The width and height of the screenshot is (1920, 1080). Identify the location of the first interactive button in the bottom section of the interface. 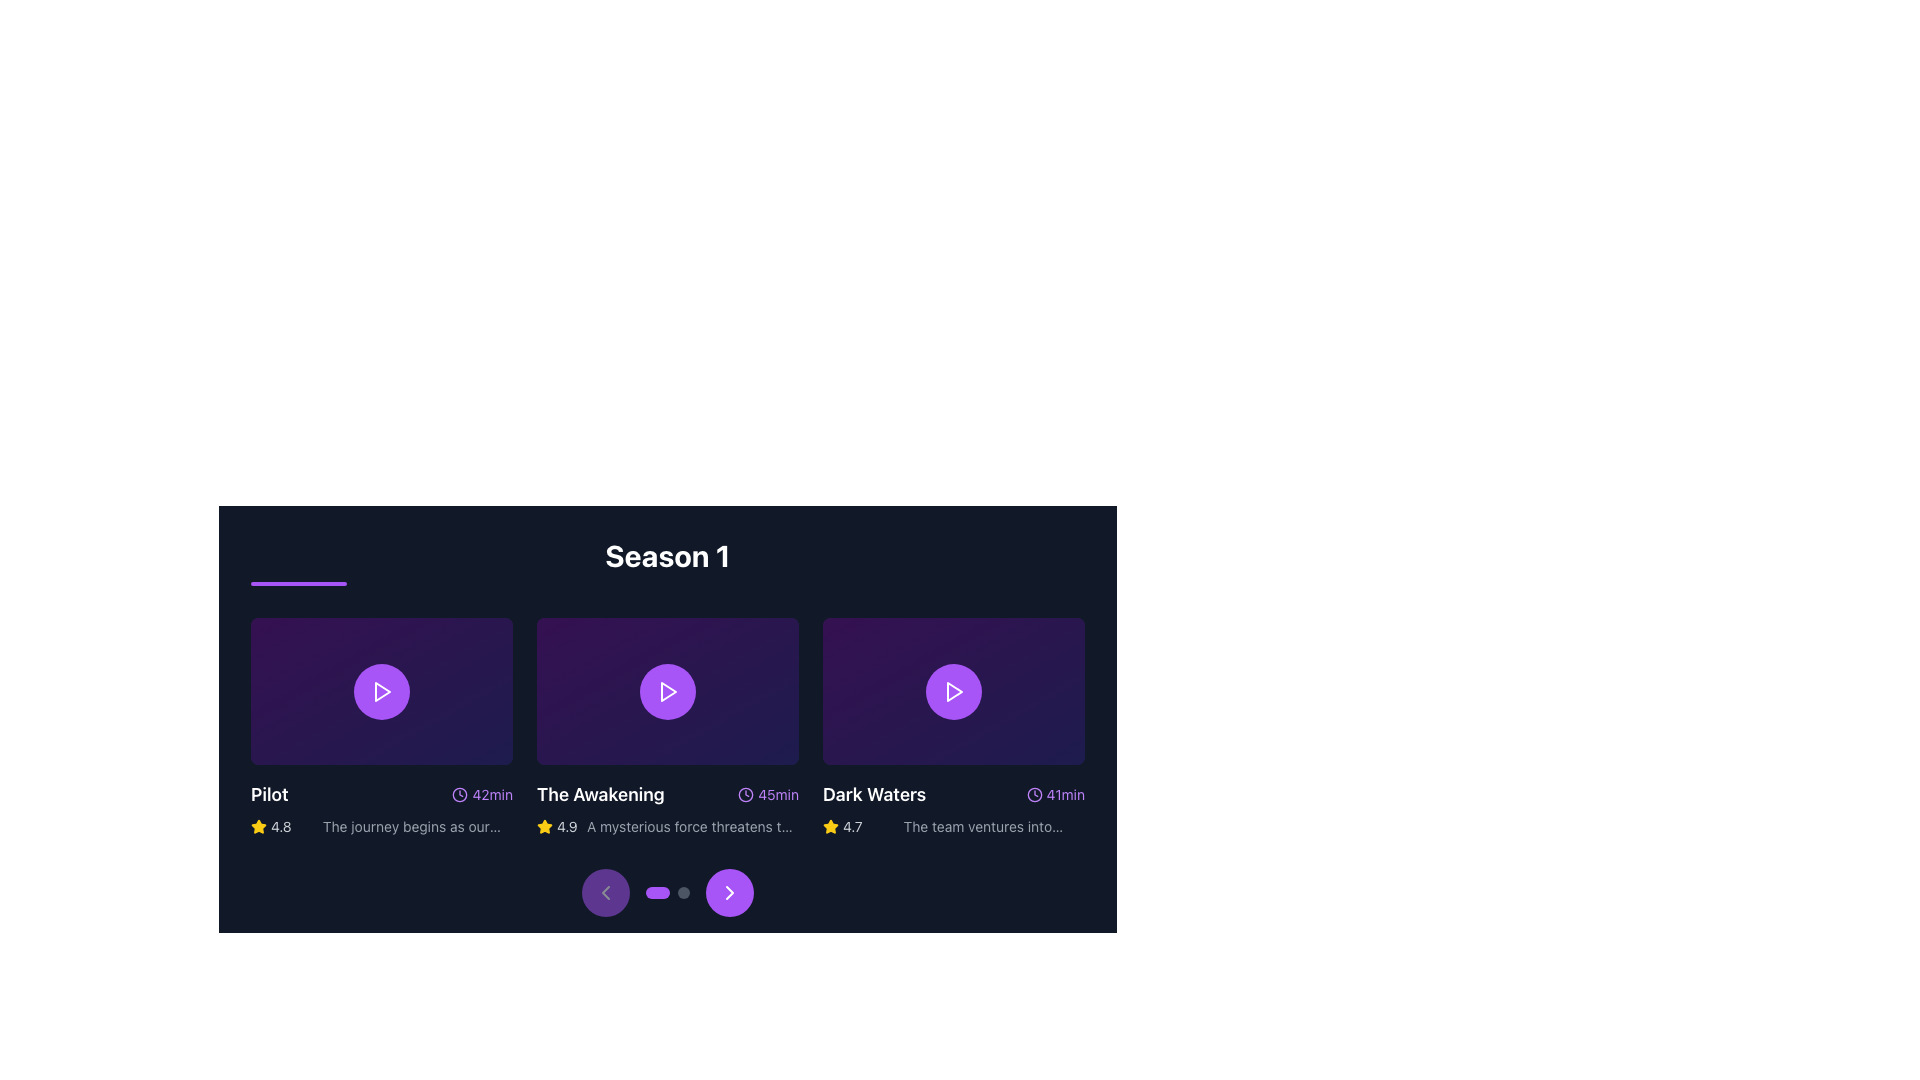
(604, 892).